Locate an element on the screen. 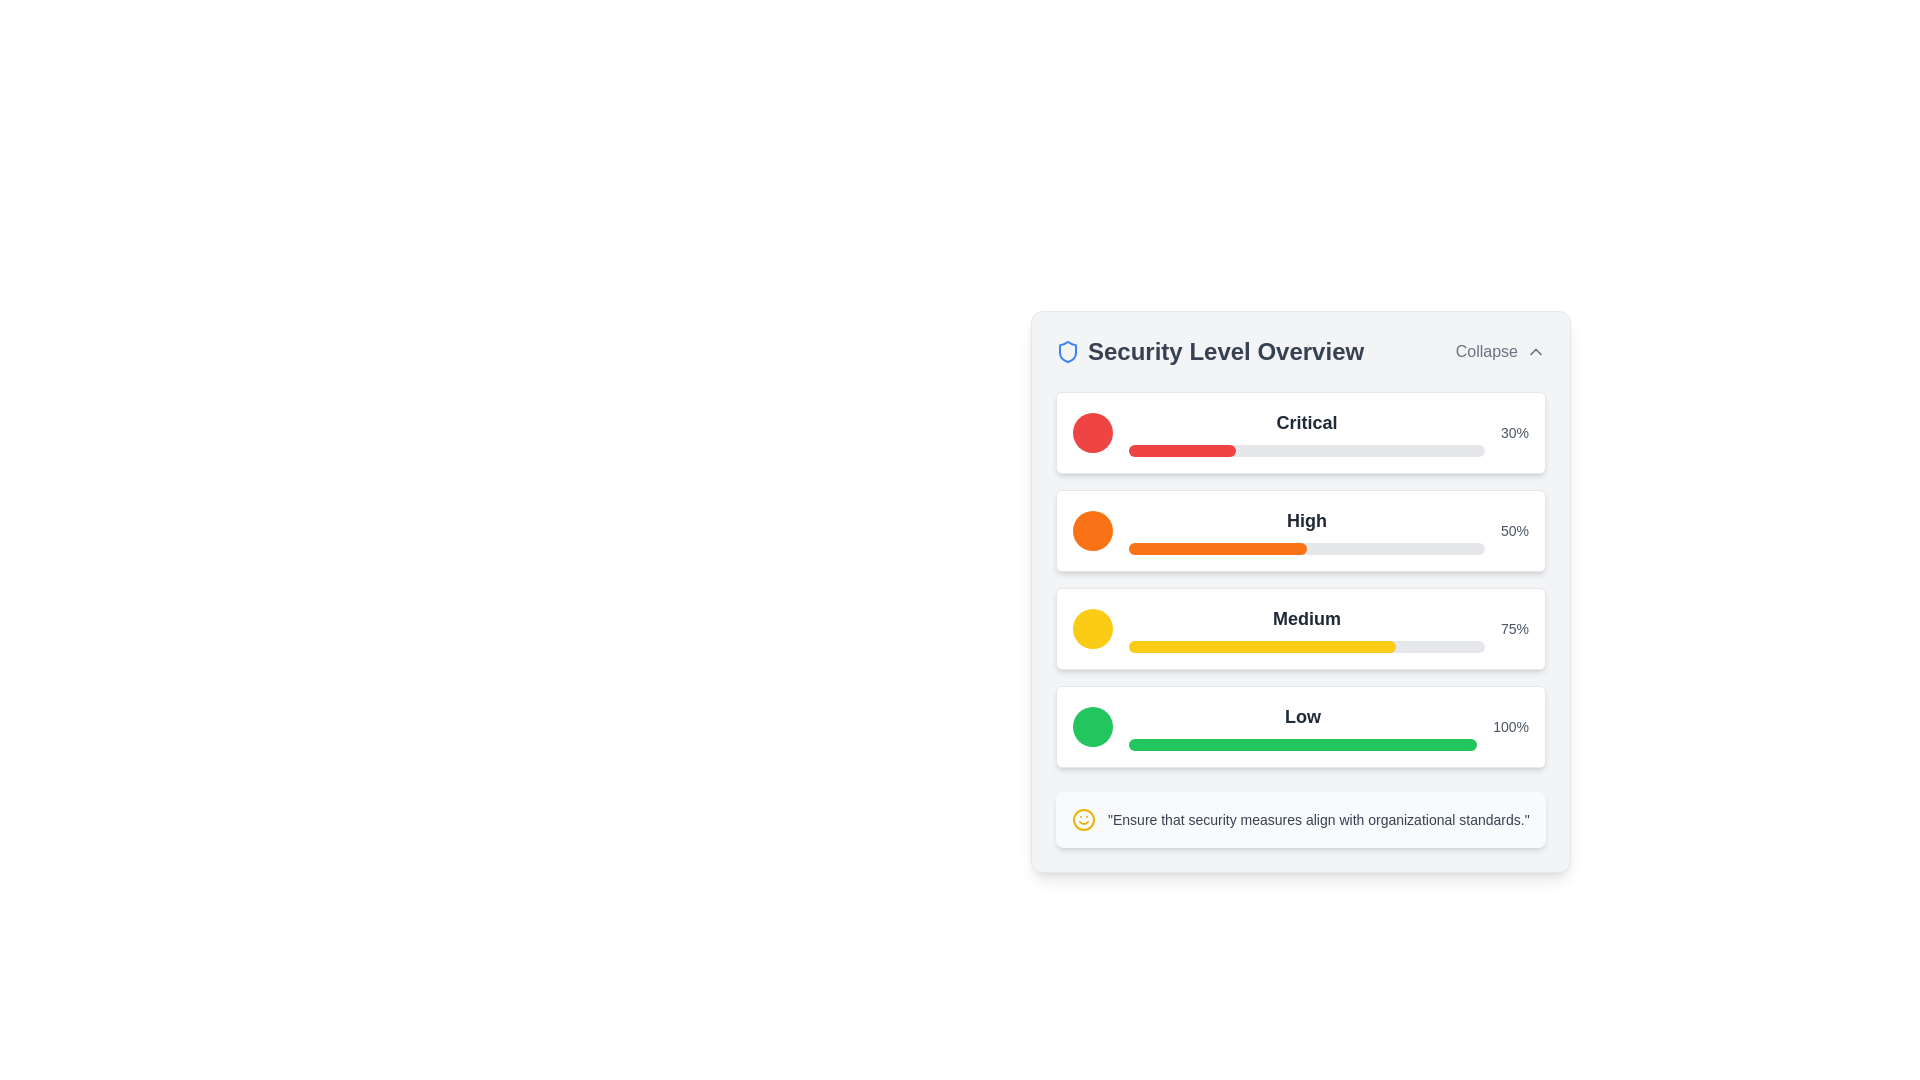 This screenshot has height=1080, width=1920. the smiley face icon is located at coordinates (1083, 820).